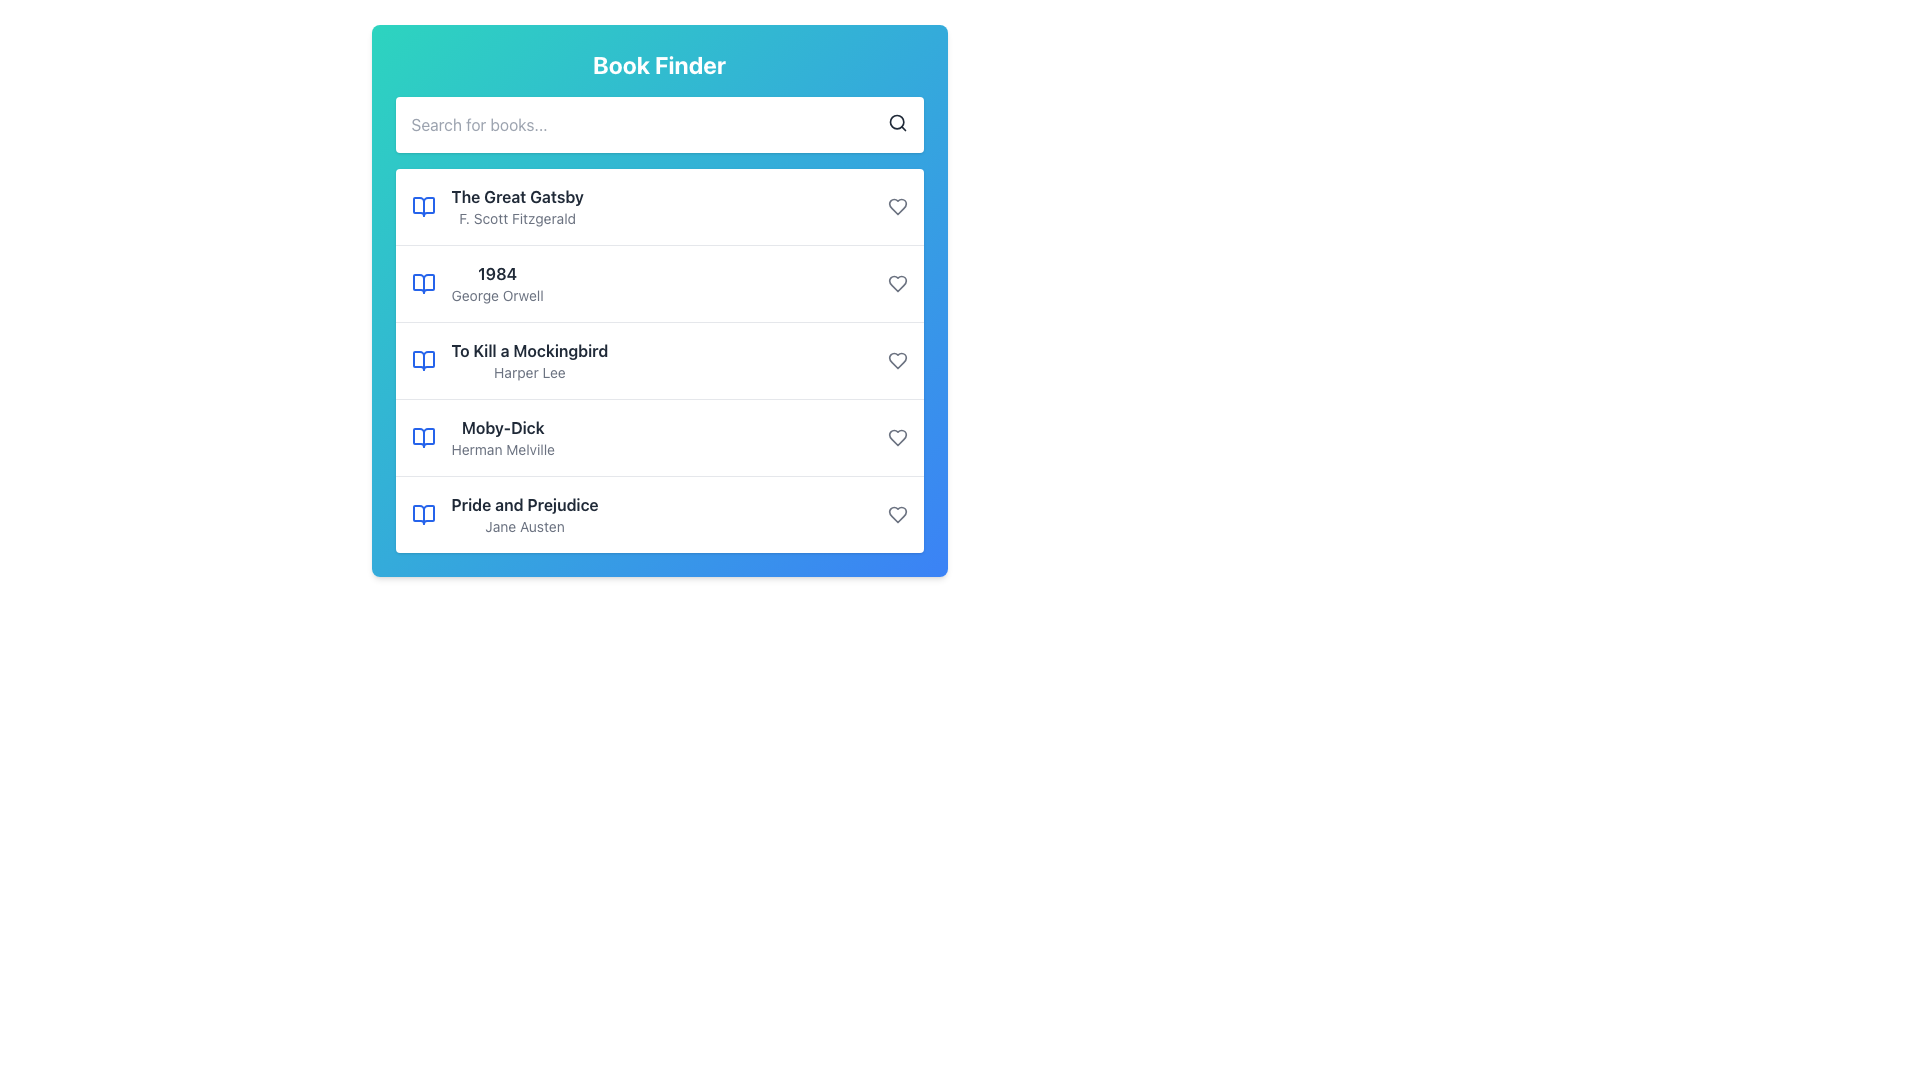 The height and width of the screenshot is (1080, 1920). Describe the element at coordinates (422, 514) in the screenshot. I see `the pictogram icon representing the book entry for 'Pride and Prejudice', located near the left side of the fifth row` at that location.